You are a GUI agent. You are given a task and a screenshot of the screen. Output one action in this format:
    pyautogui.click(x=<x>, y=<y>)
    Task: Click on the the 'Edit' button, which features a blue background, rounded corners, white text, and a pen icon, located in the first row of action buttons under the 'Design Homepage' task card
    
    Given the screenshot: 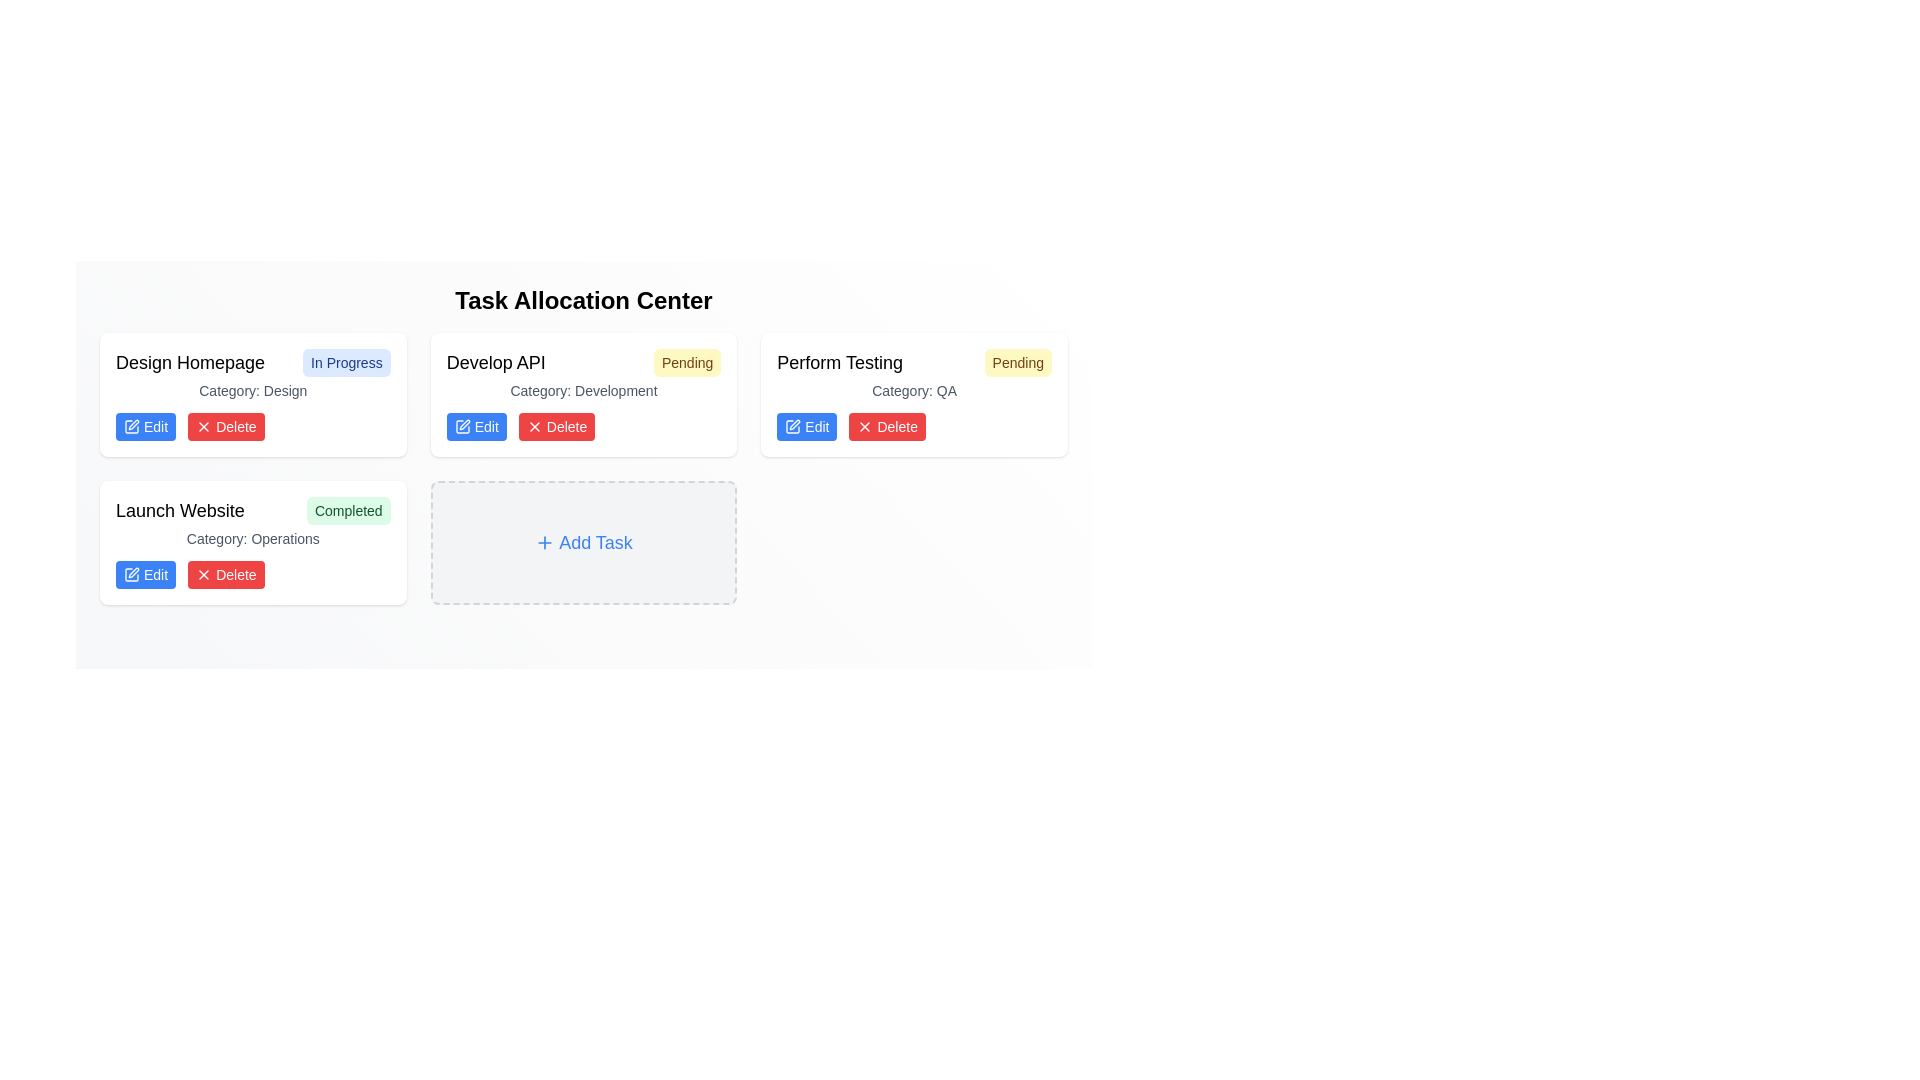 What is the action you would take?
    pyautogui.click(x=145, y=426)
    